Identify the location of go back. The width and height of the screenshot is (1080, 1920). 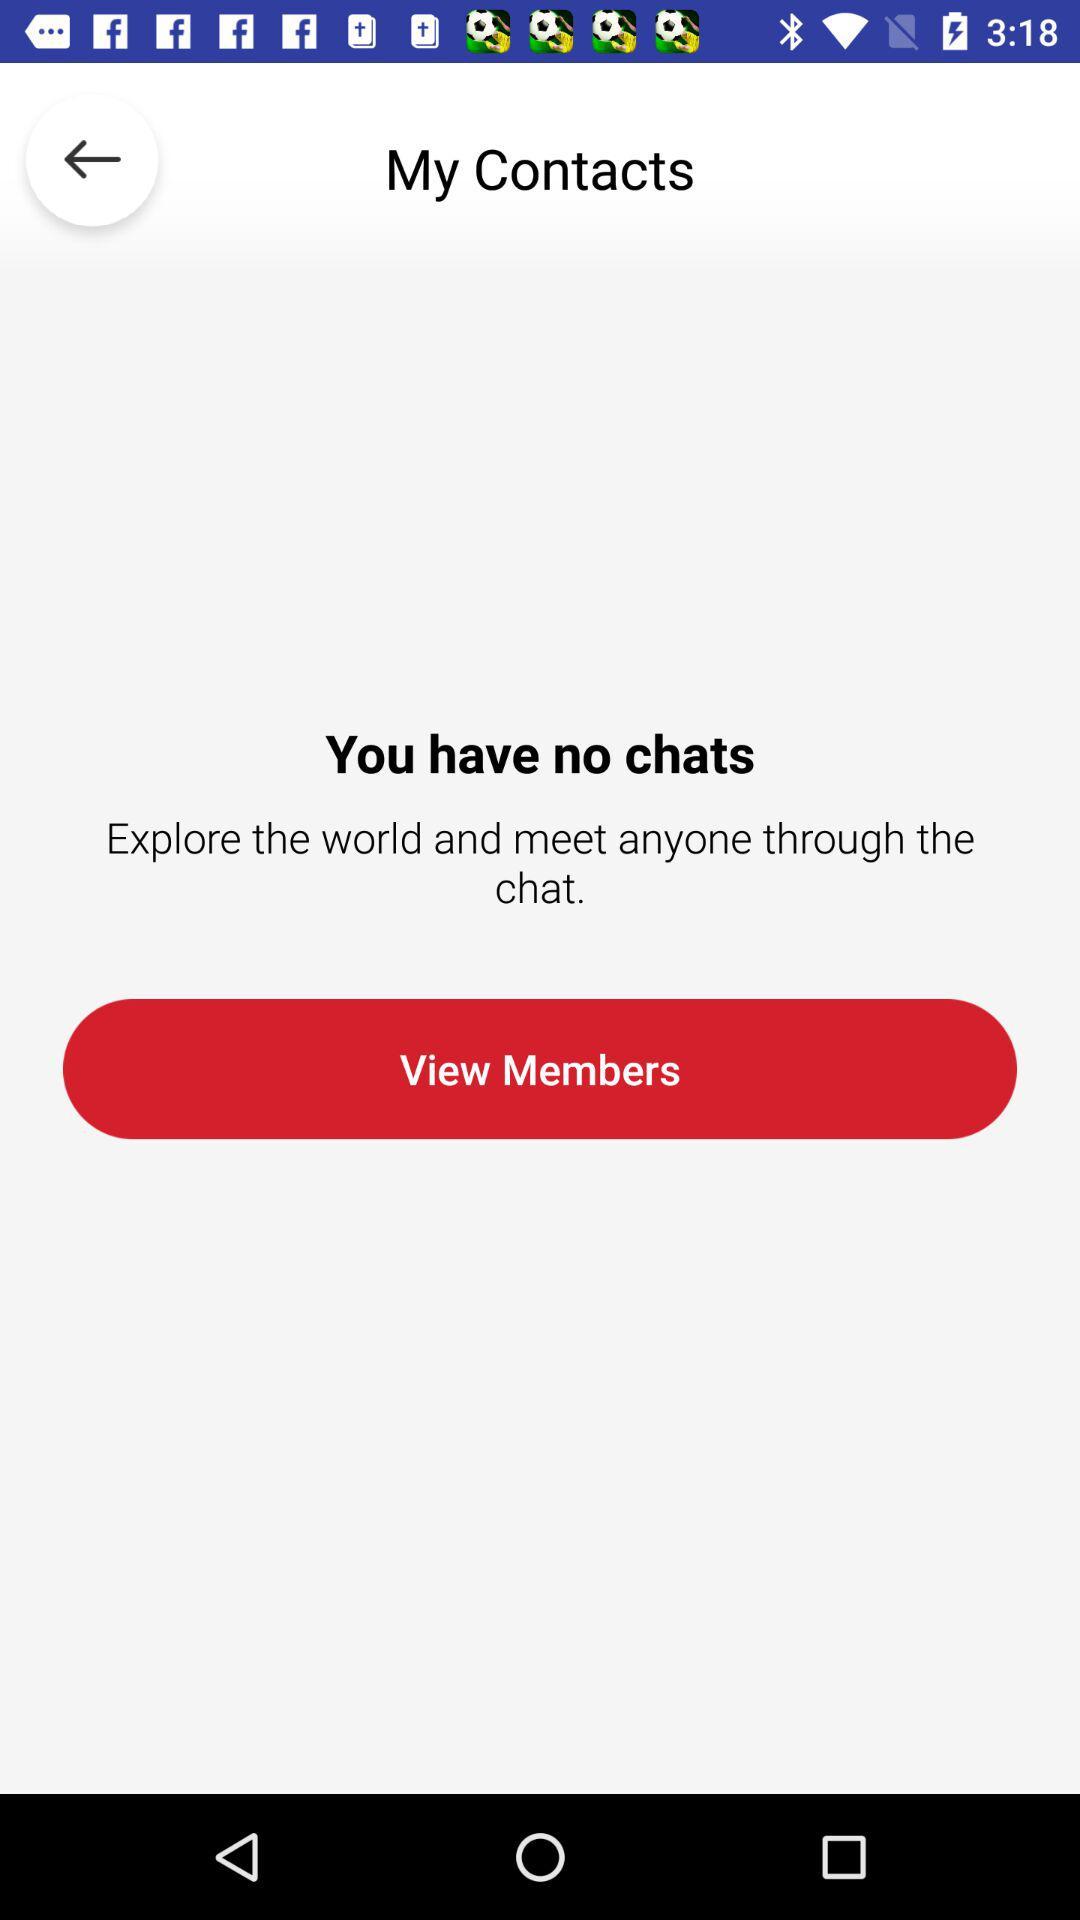
(92, 168).